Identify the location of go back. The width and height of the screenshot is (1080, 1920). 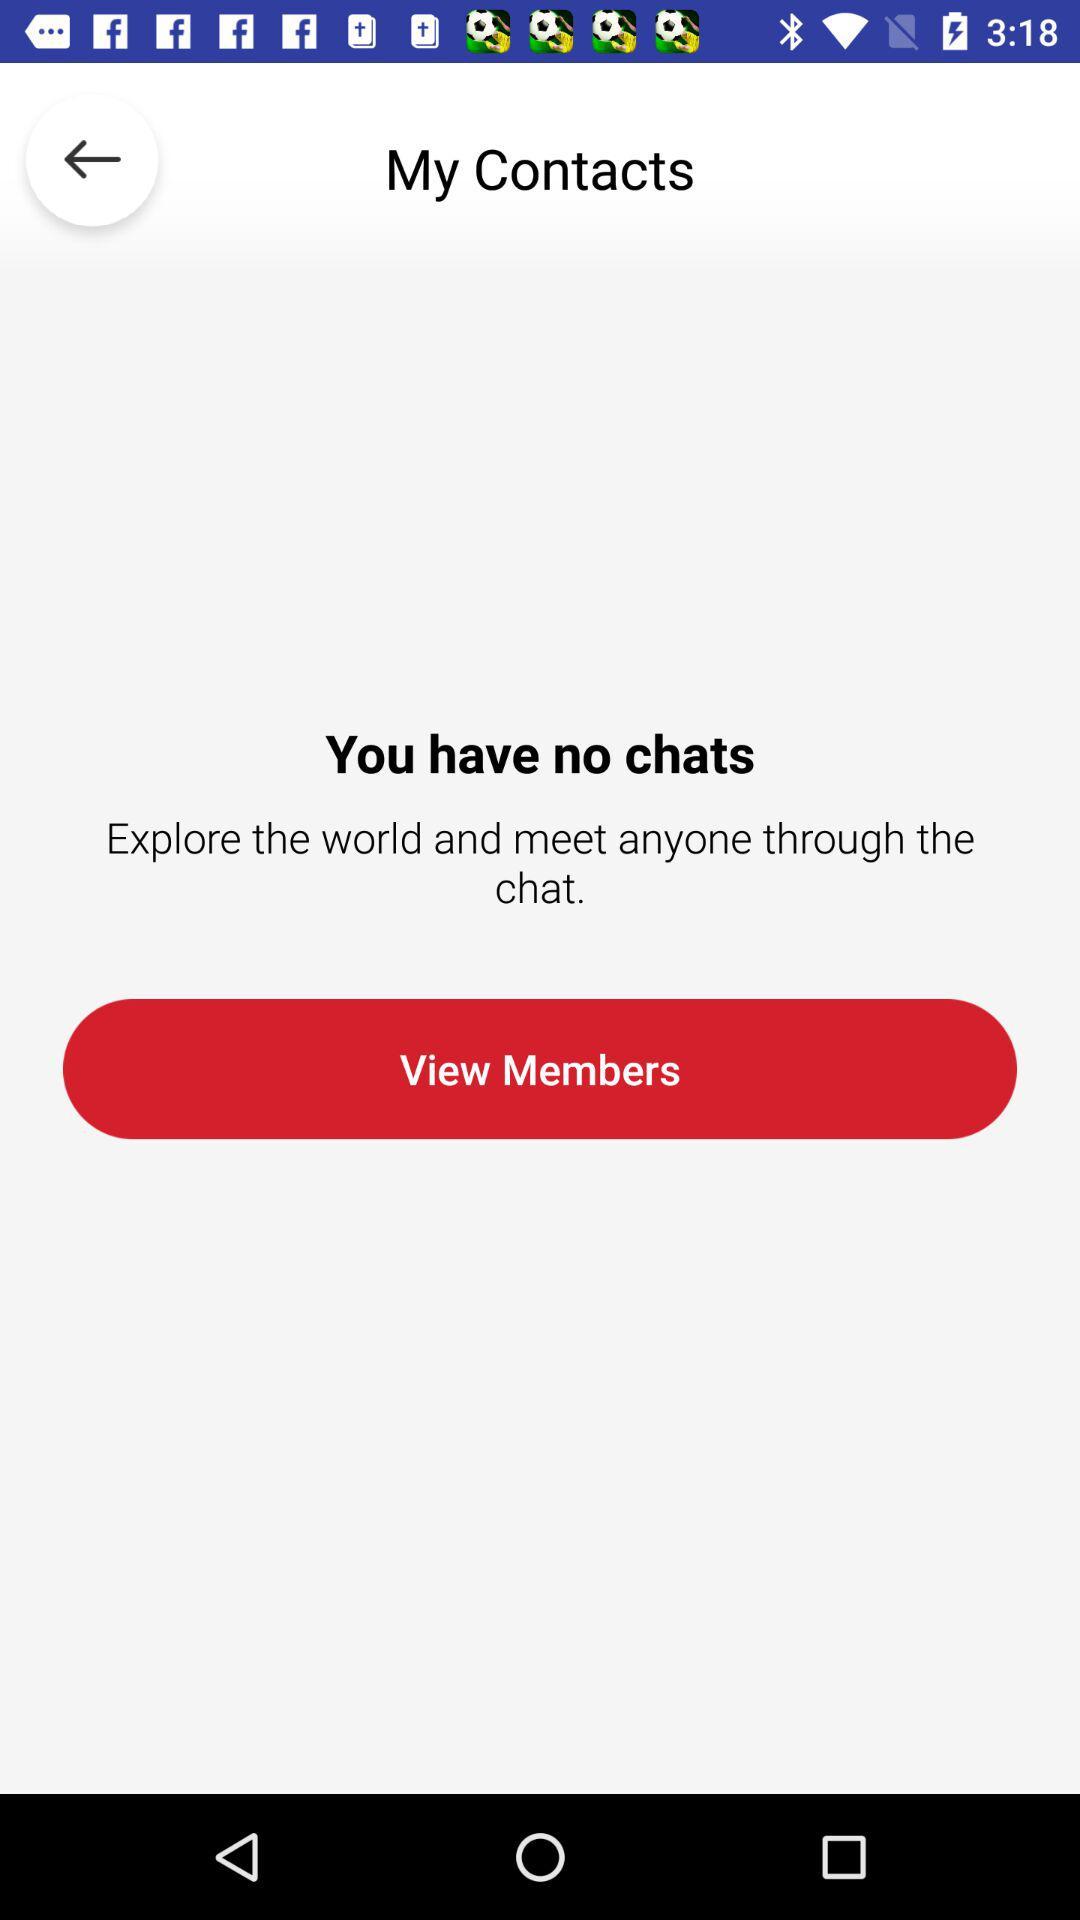
(92, 168).